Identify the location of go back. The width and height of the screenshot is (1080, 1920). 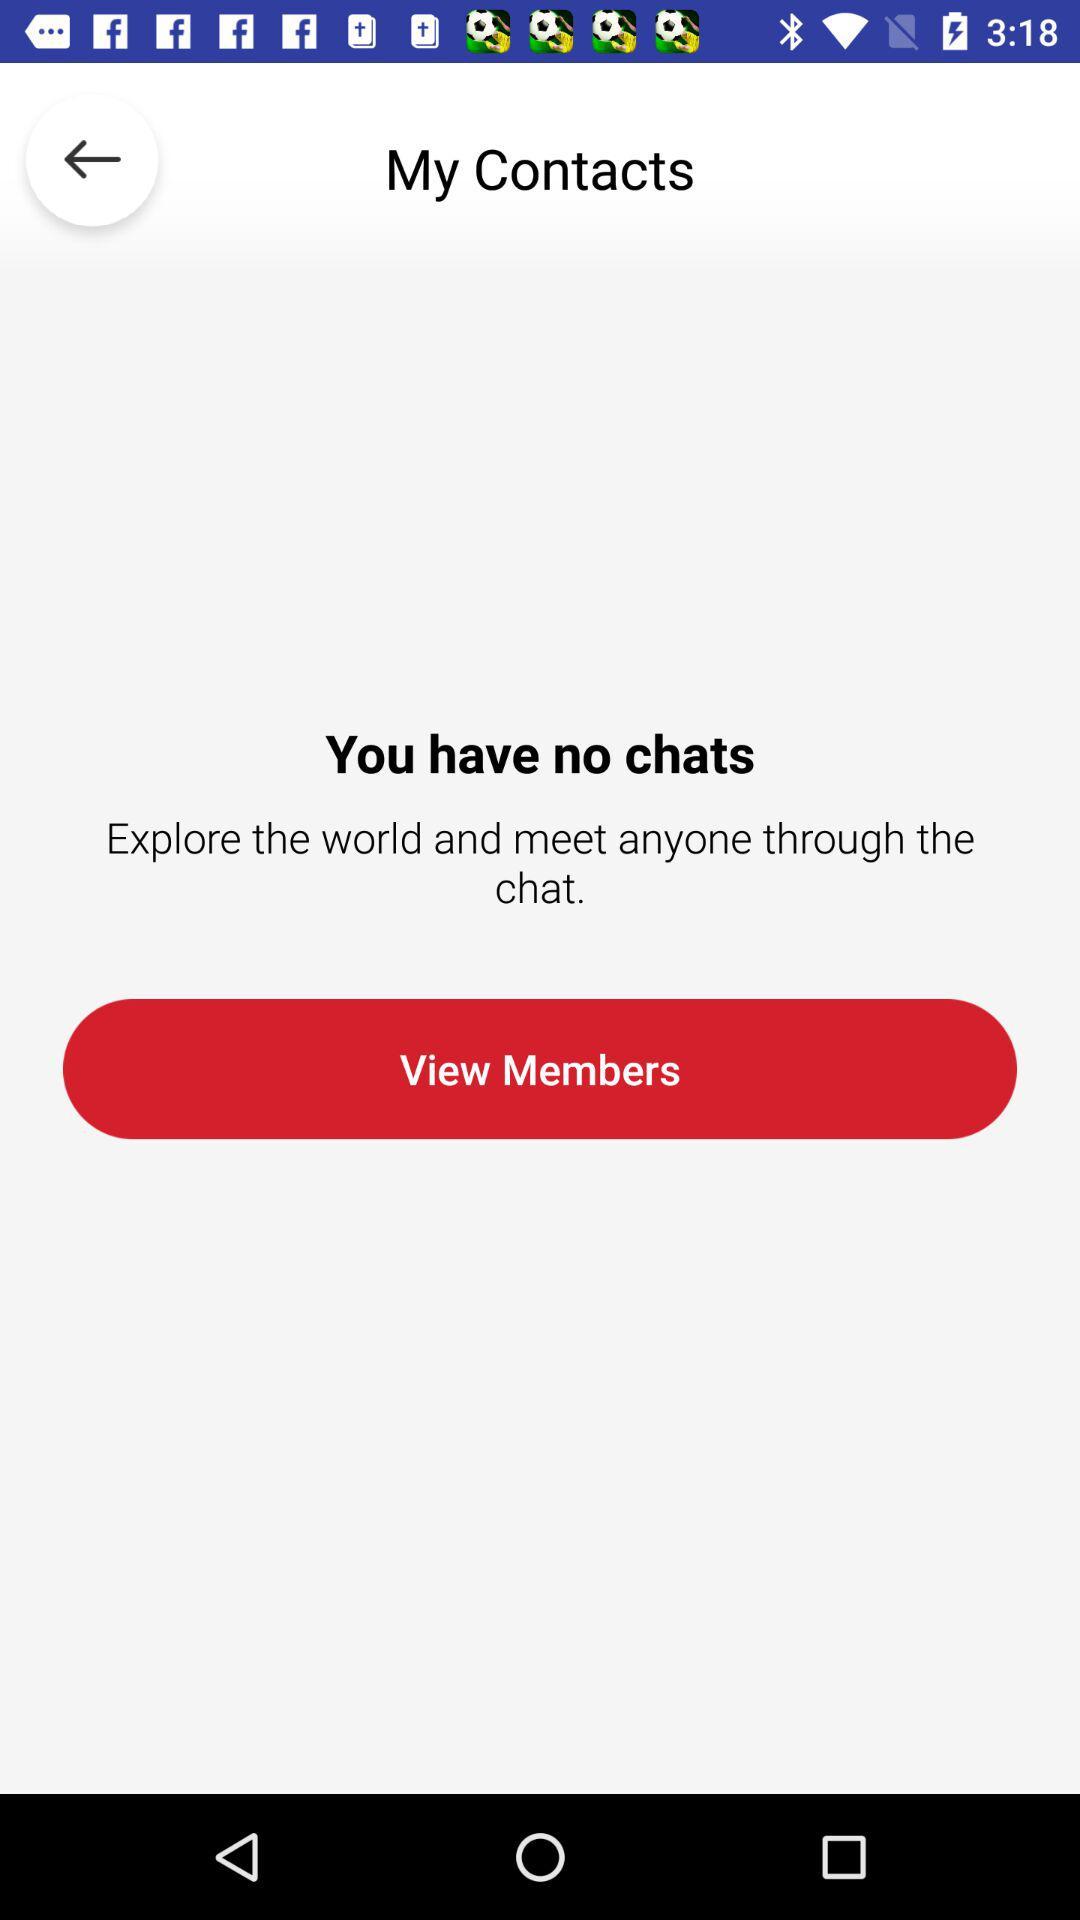
(92, 168).